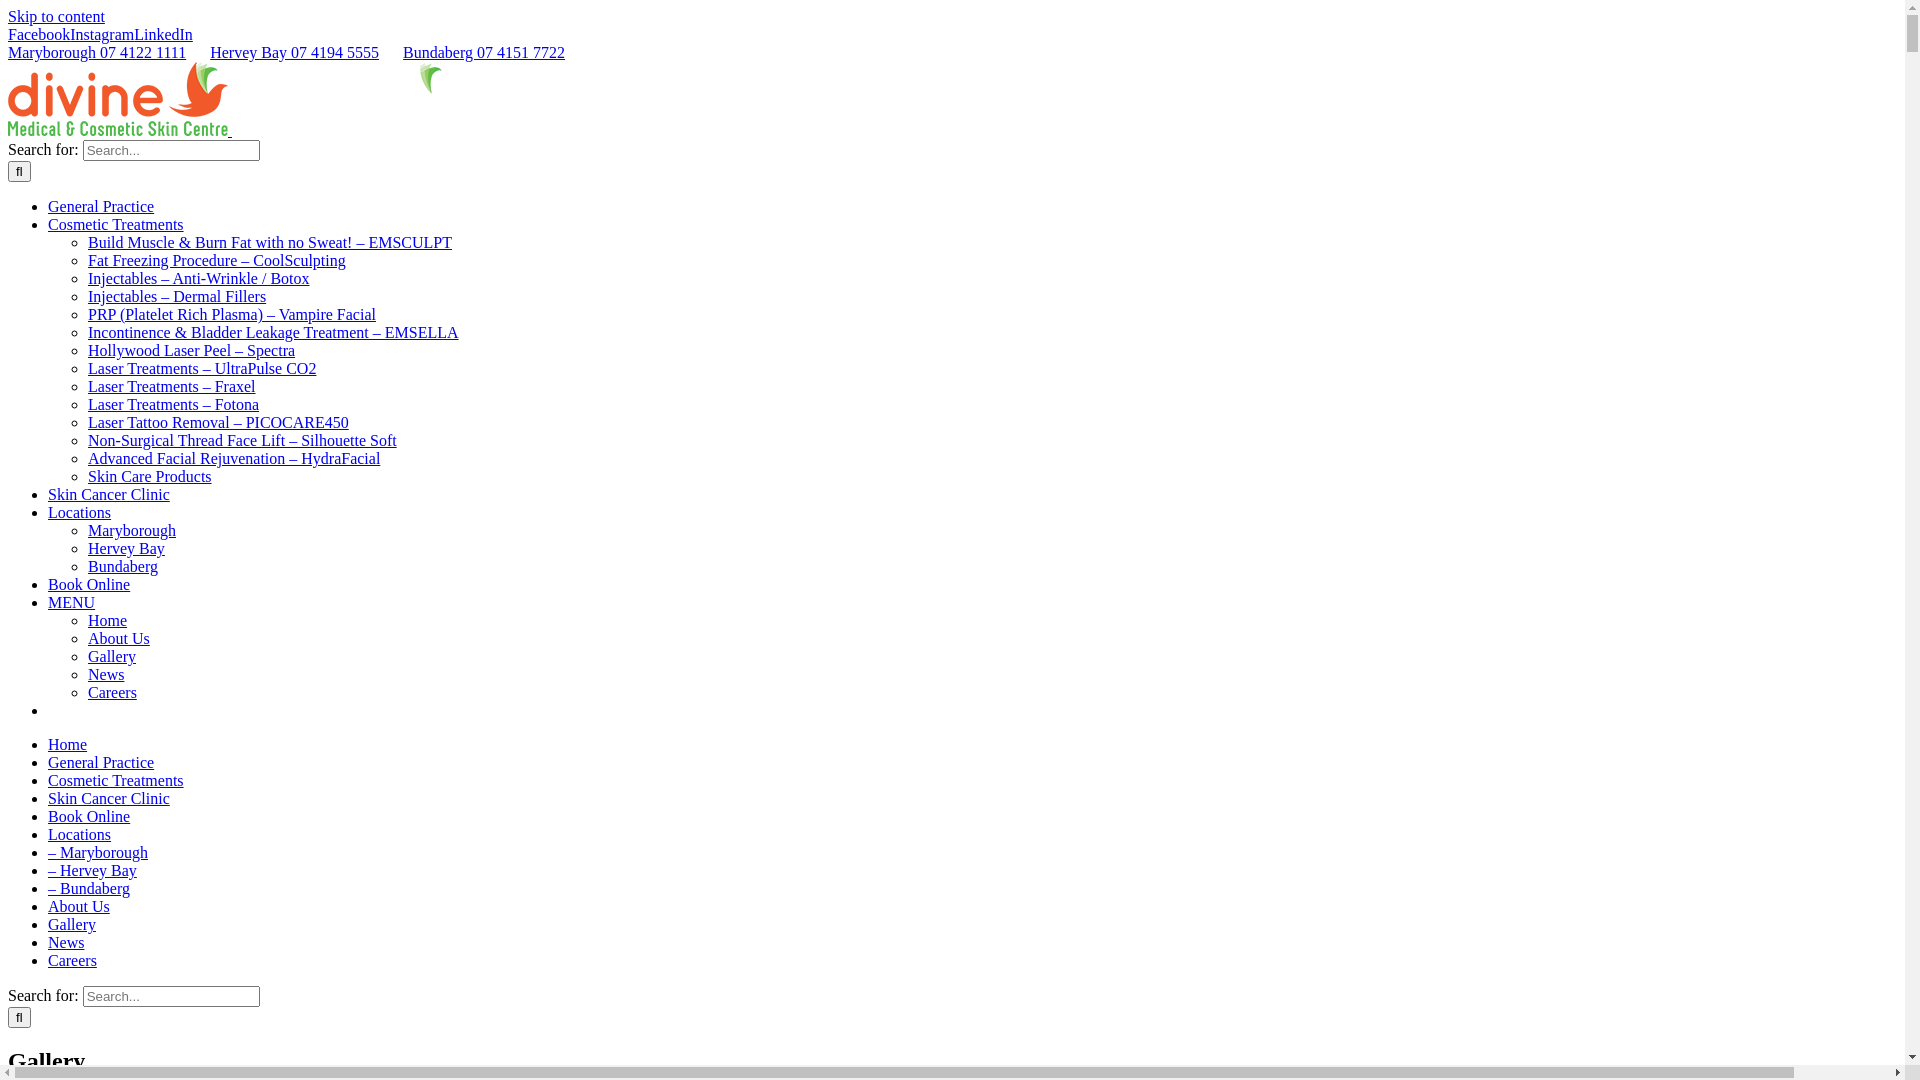 The width and height of the screenshot is (1920, 1080). Describe the element at coordinates (133, 34) in the screenshot. I see `'LinkedIn'` at that location.